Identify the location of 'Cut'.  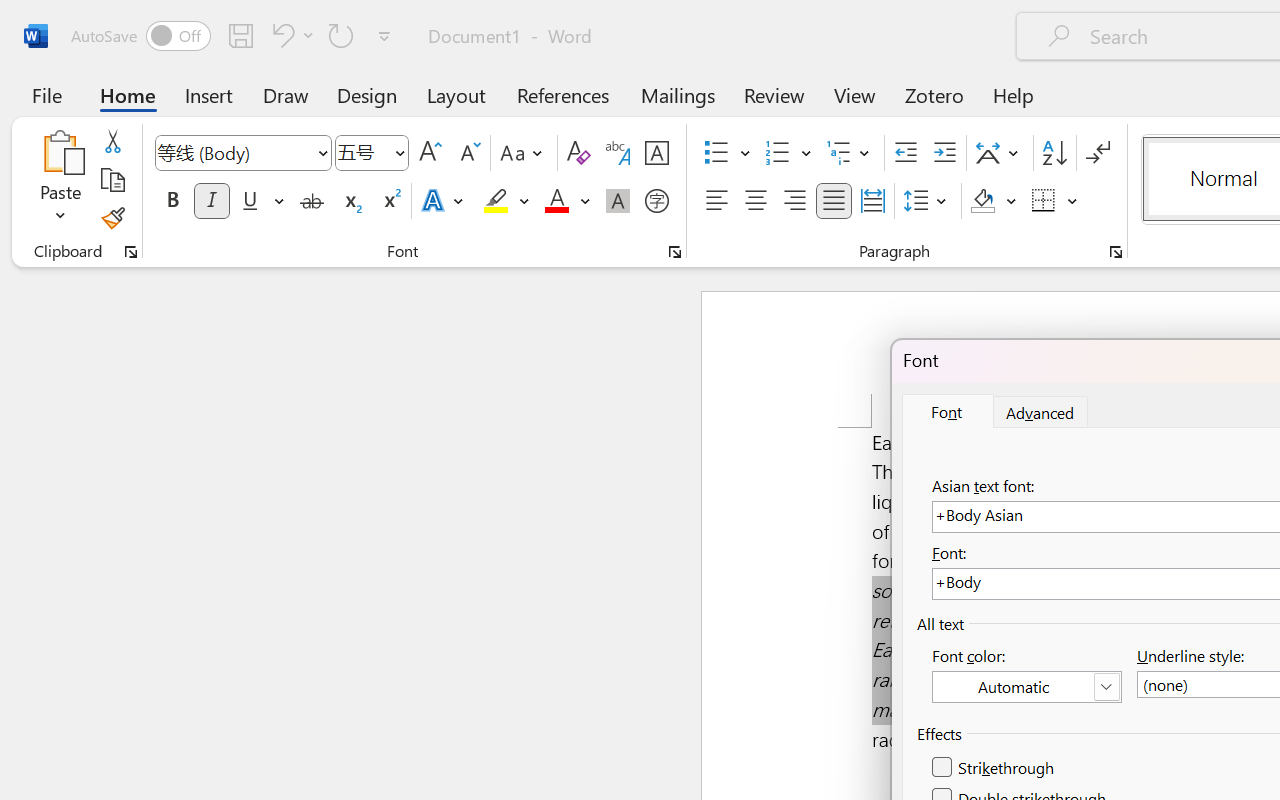
(111, 141).